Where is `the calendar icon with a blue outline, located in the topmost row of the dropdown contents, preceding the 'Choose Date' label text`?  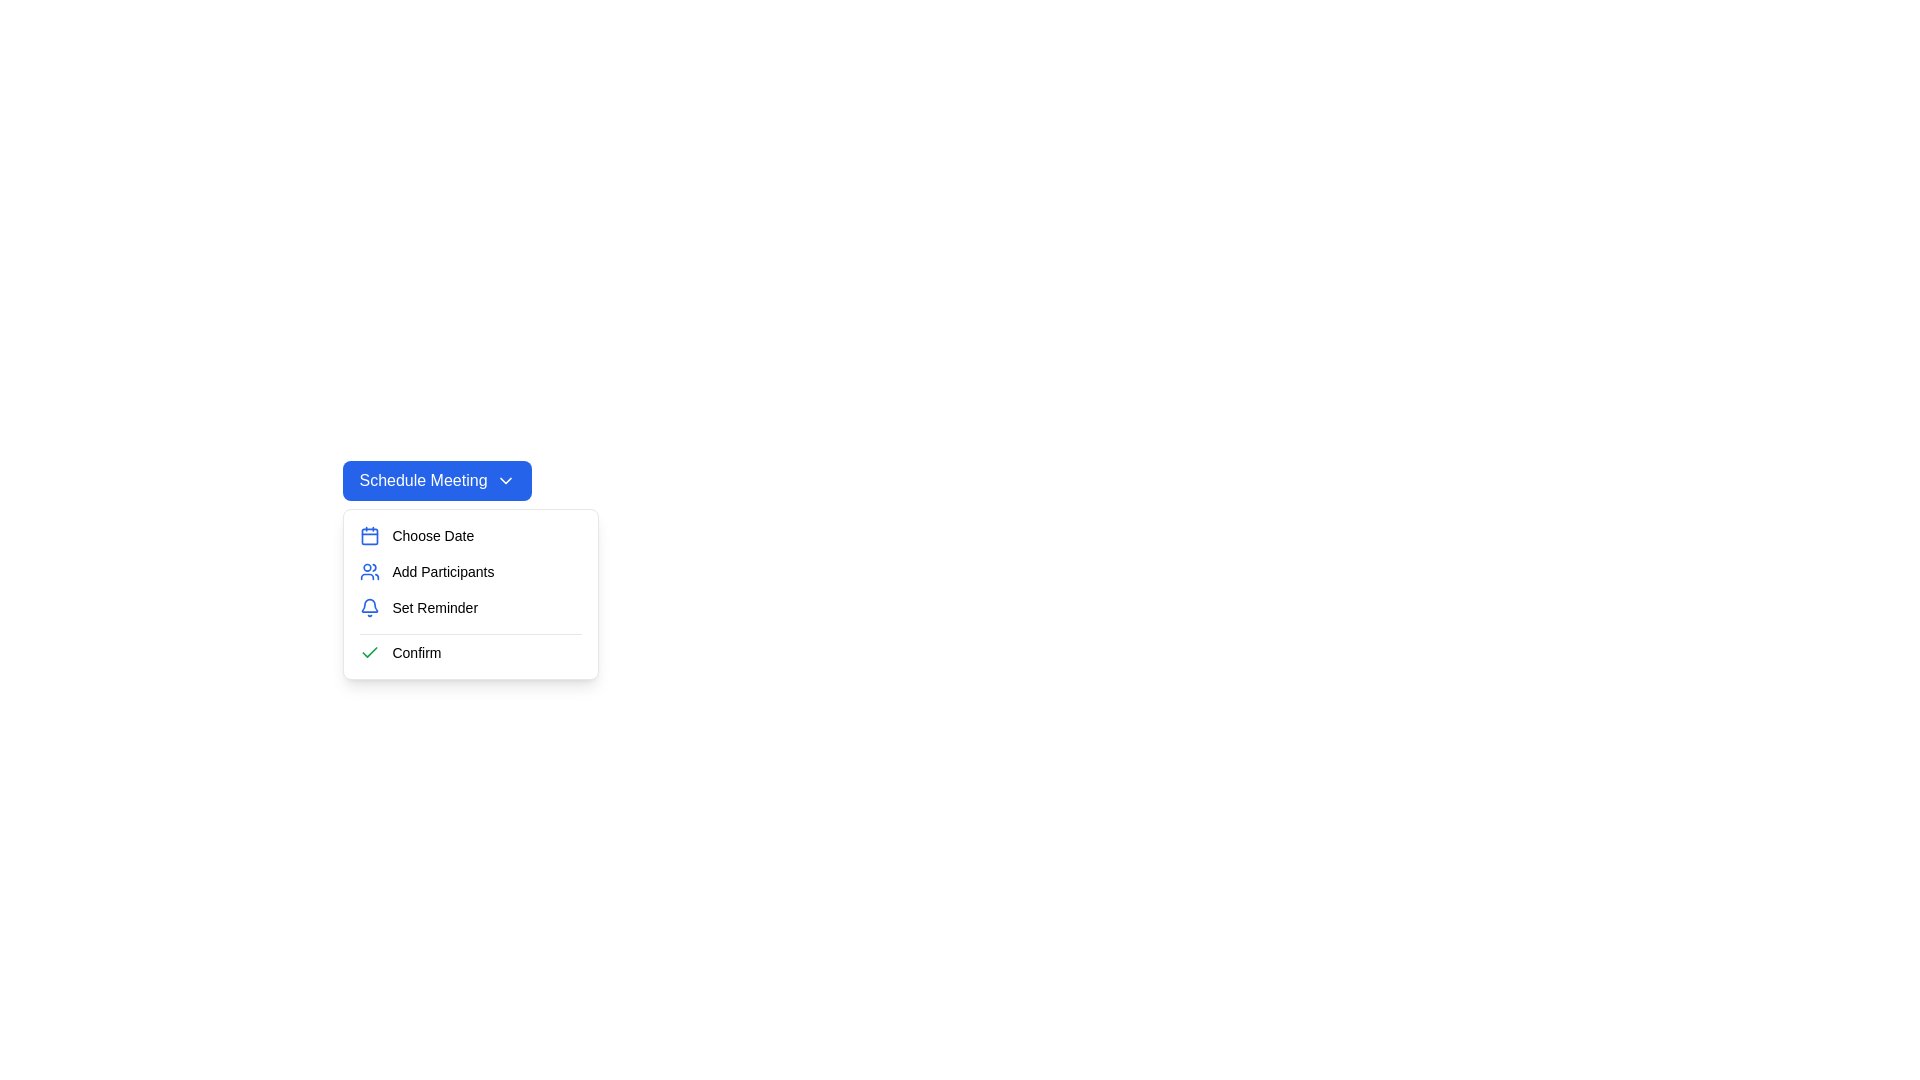 the calendar icon with a blue outline, located in the topmost row of the dropdown contents, preceding the 'Choose Date' label text is located at coordinates (370, 535).